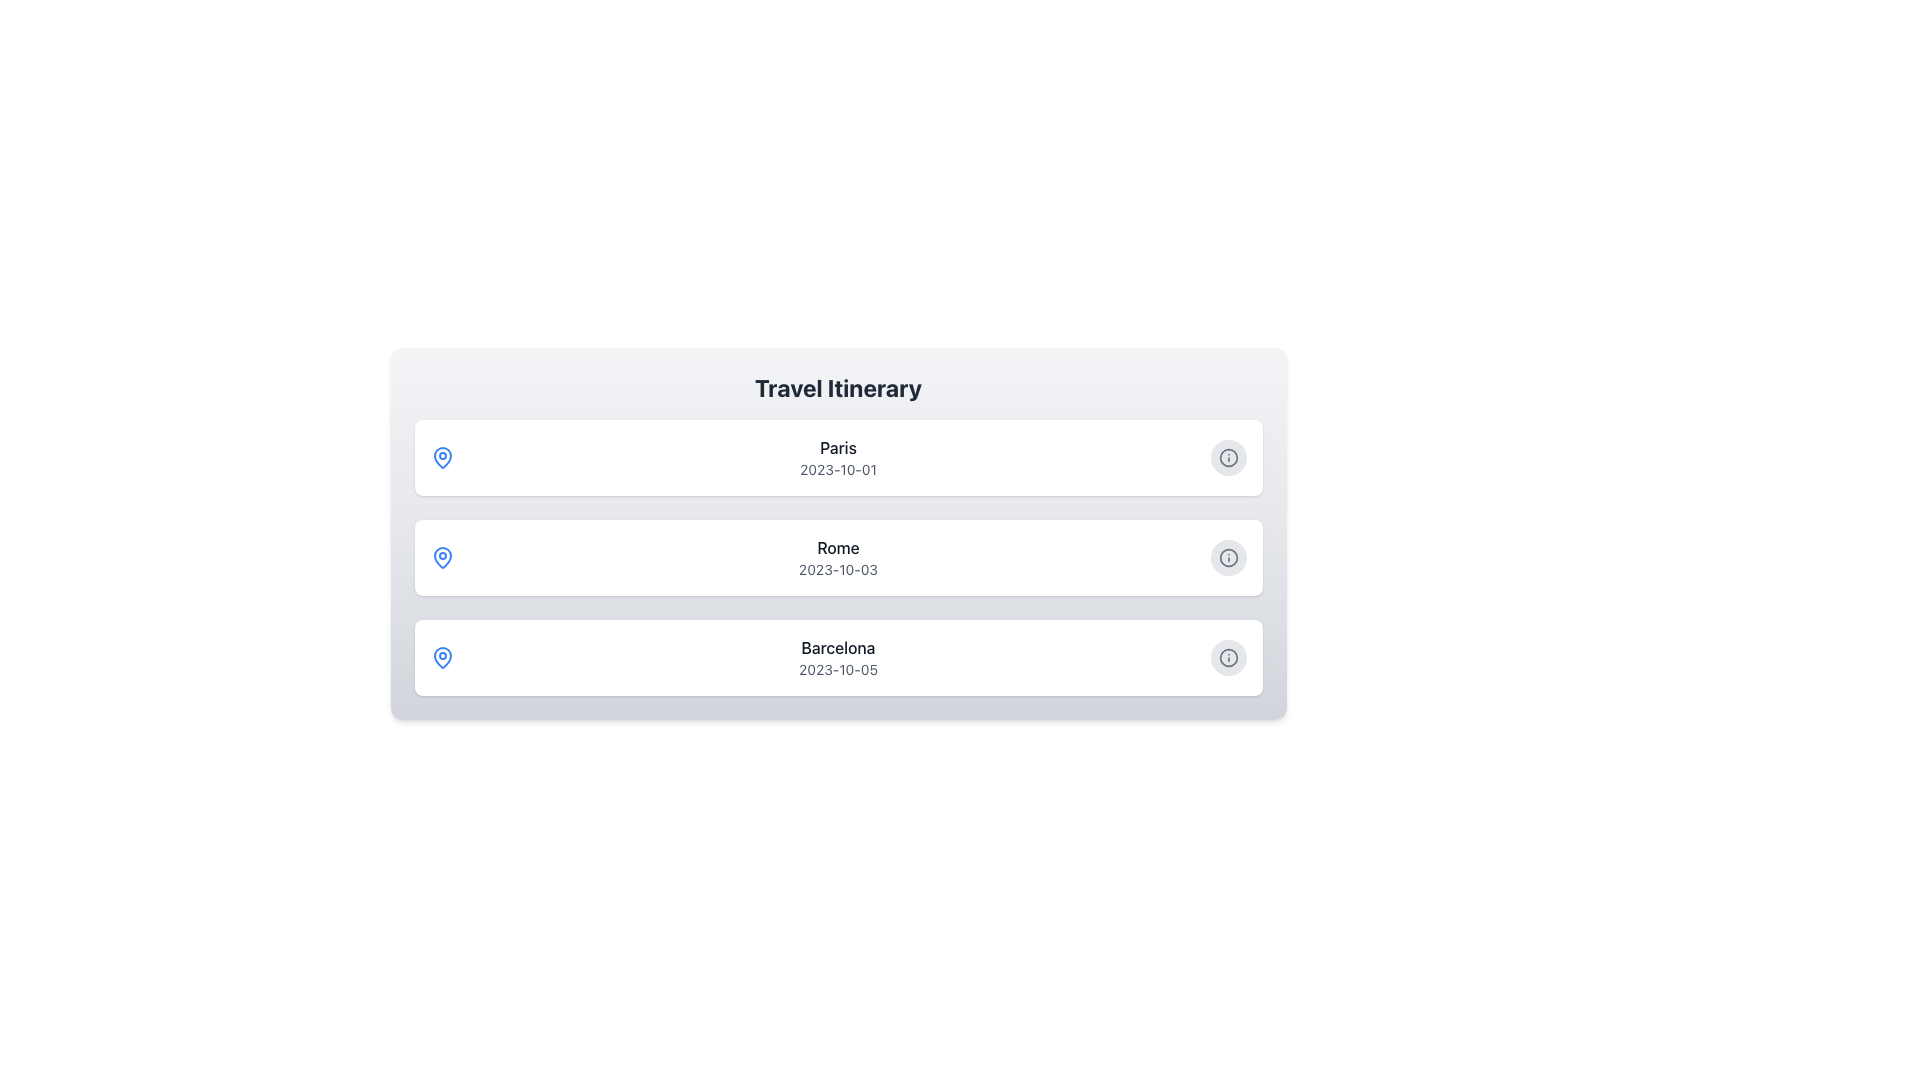 This screenshot has height=1080, width=1920. What do you see at coordinates (838, 558) in the screenshot?
I see `the second itinerary card that details a visit to Rome, positioned between the Paris and Barcelona cards in the central section of the interface` at bounding box center [838, 558].